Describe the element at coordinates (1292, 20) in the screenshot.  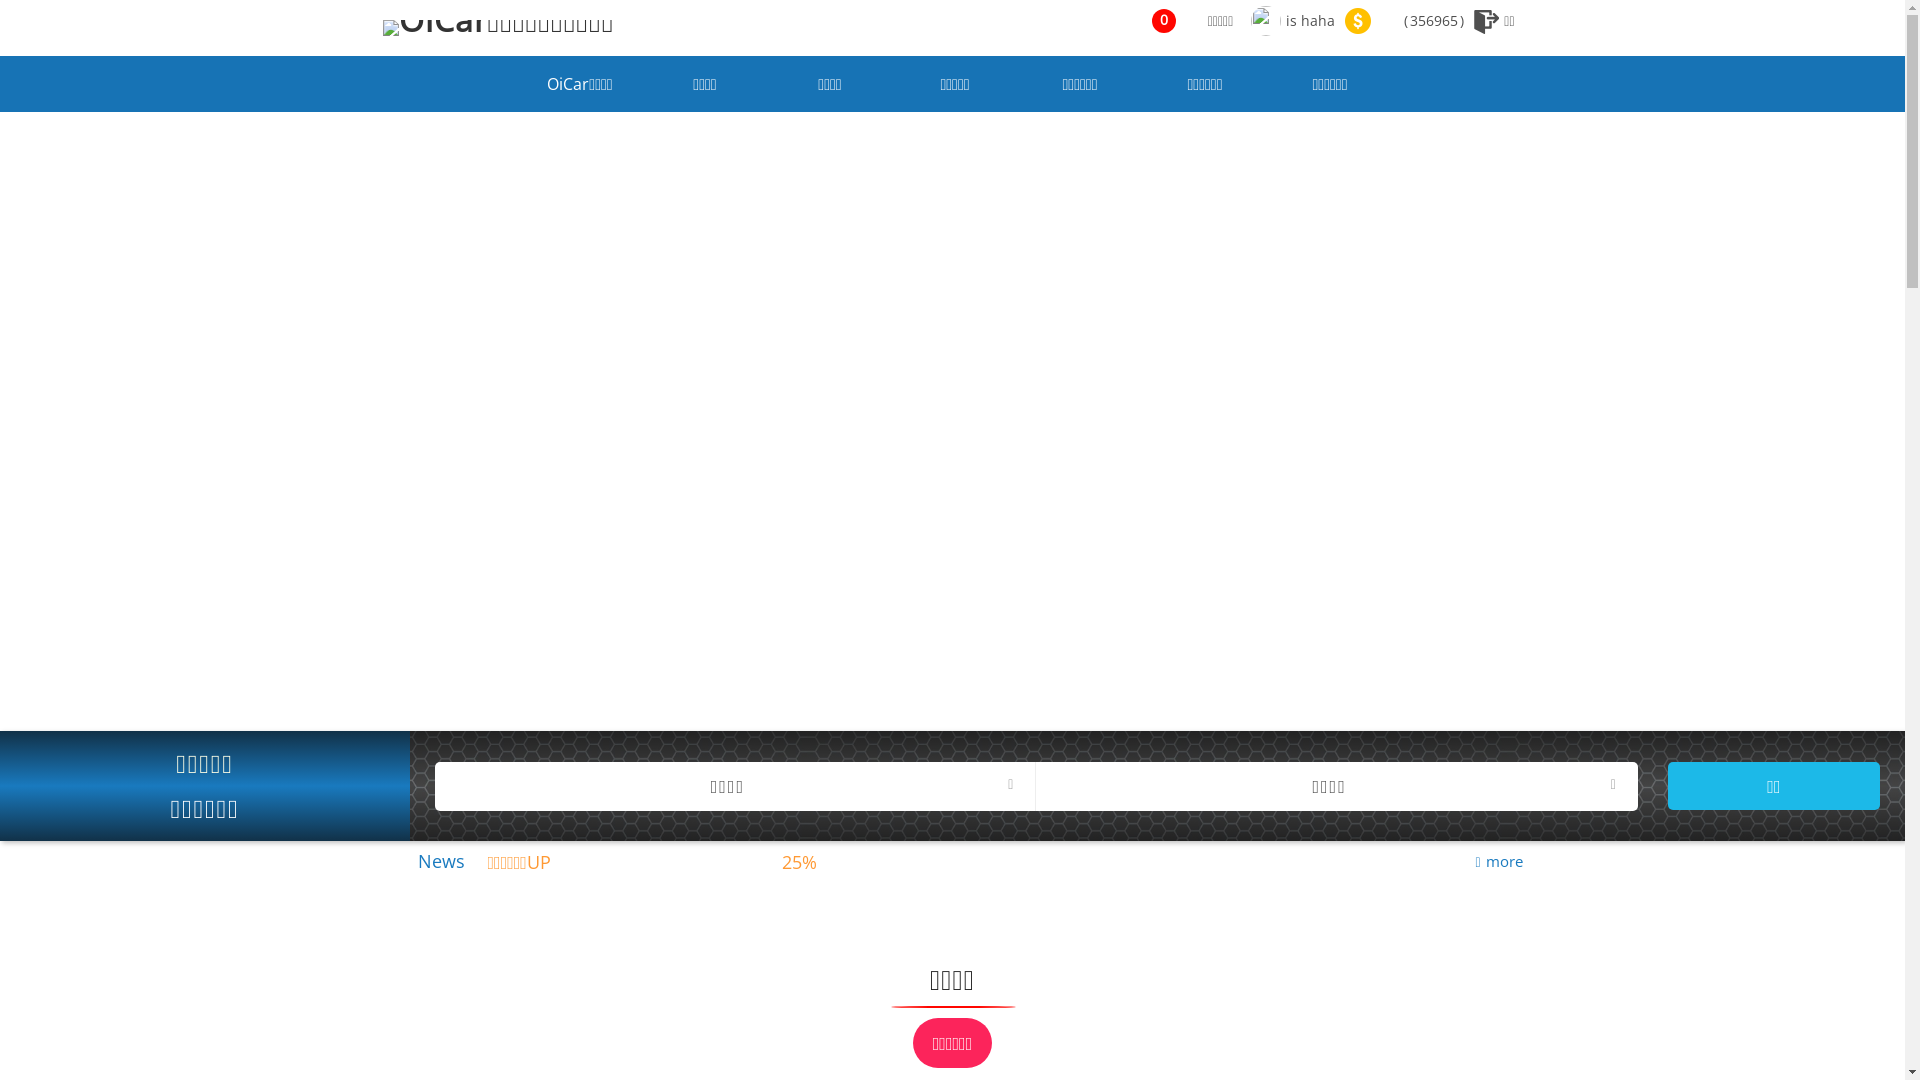
I see `'is haha'` at that location.